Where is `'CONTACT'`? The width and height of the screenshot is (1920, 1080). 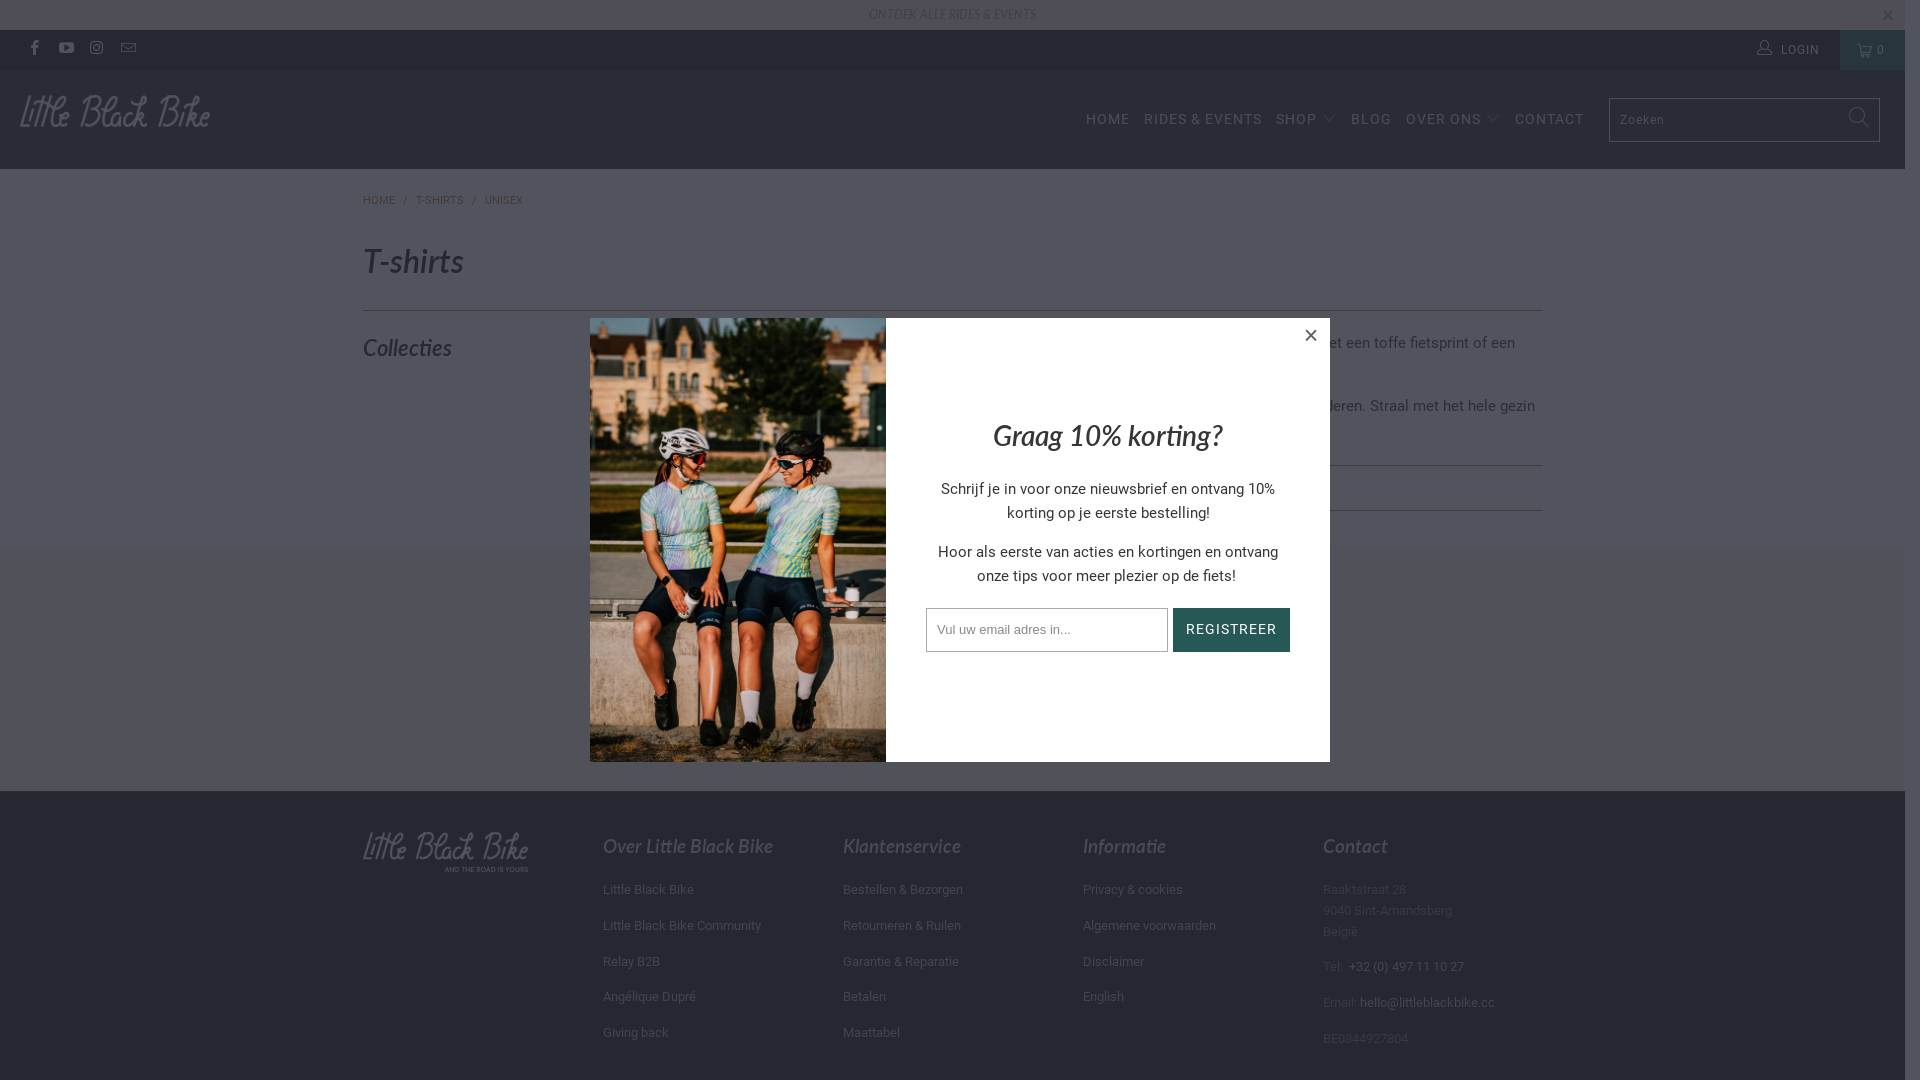 'CONTACT' is located at coordinates (1515, 119).